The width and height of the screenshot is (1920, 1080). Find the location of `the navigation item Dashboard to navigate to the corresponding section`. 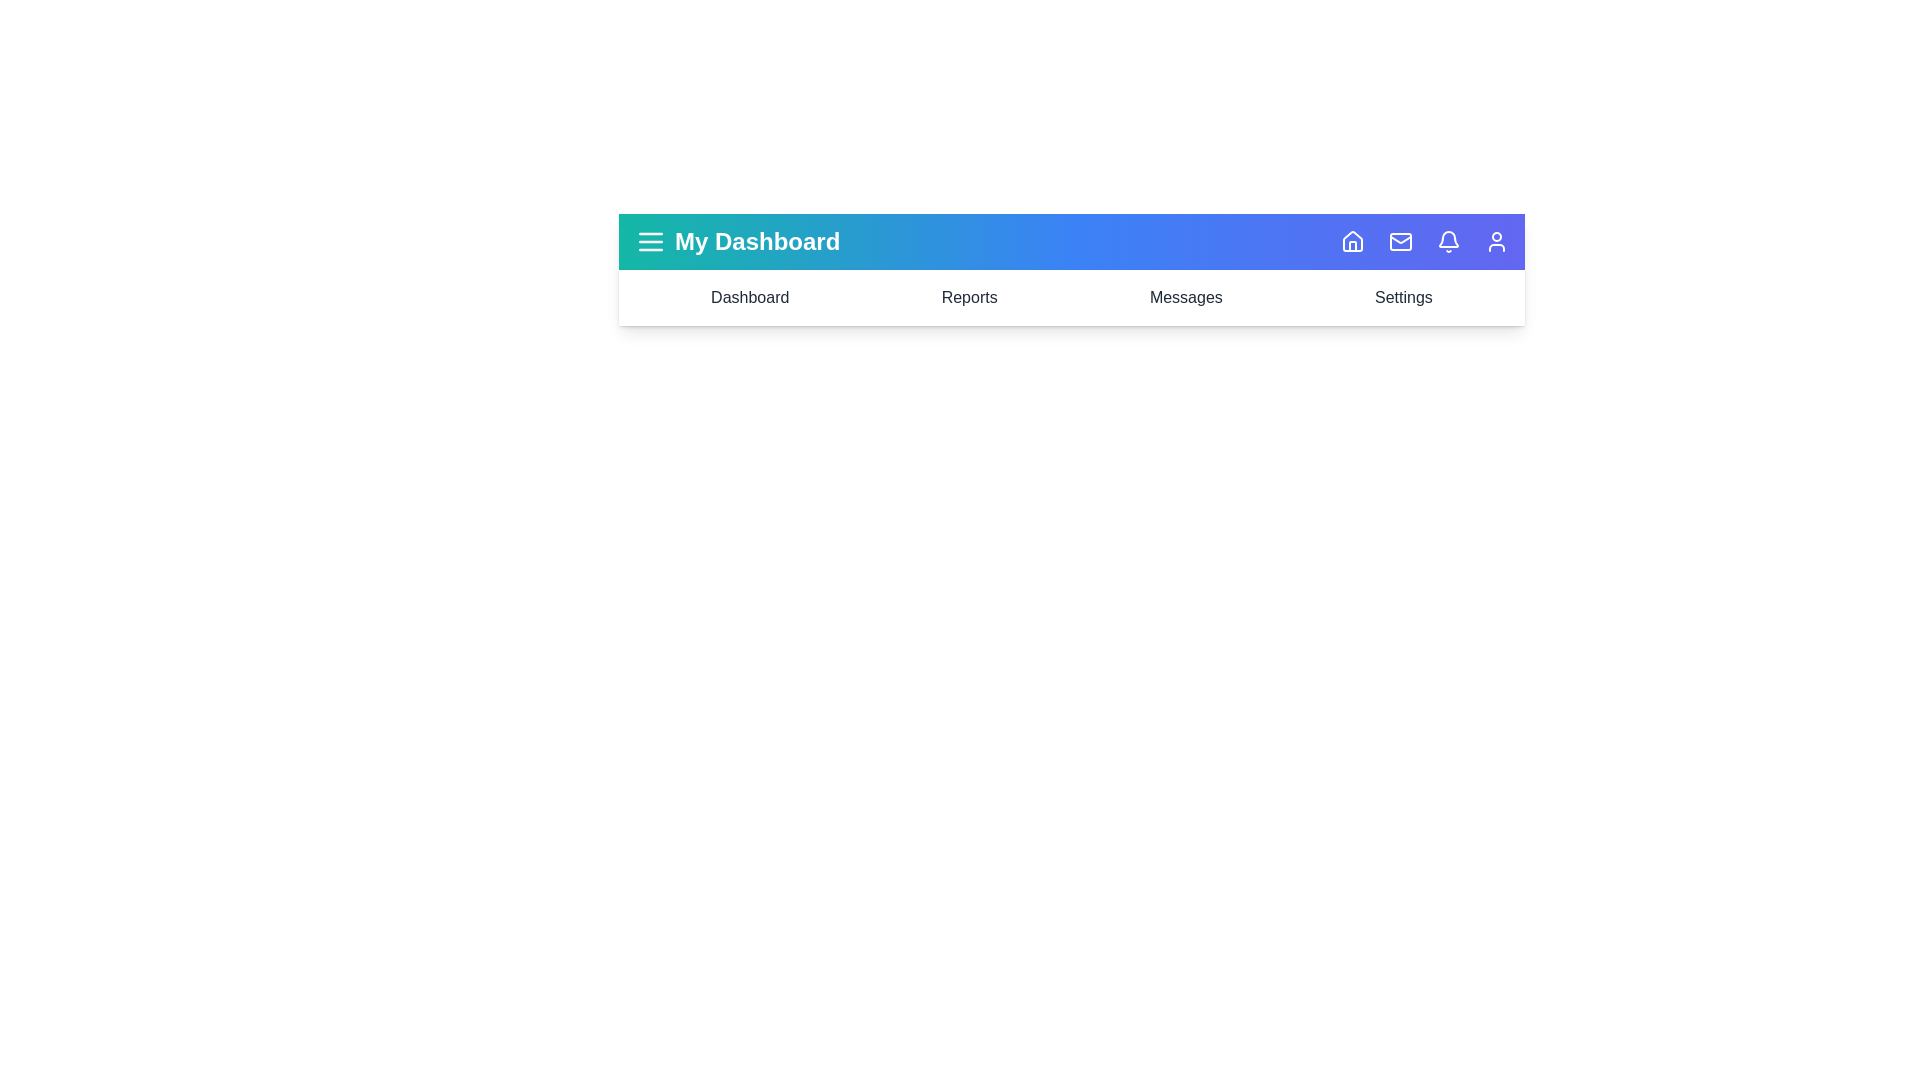

the navigation item Dashboard to navigate to the corresponding section is located at coordinates (749, 297).